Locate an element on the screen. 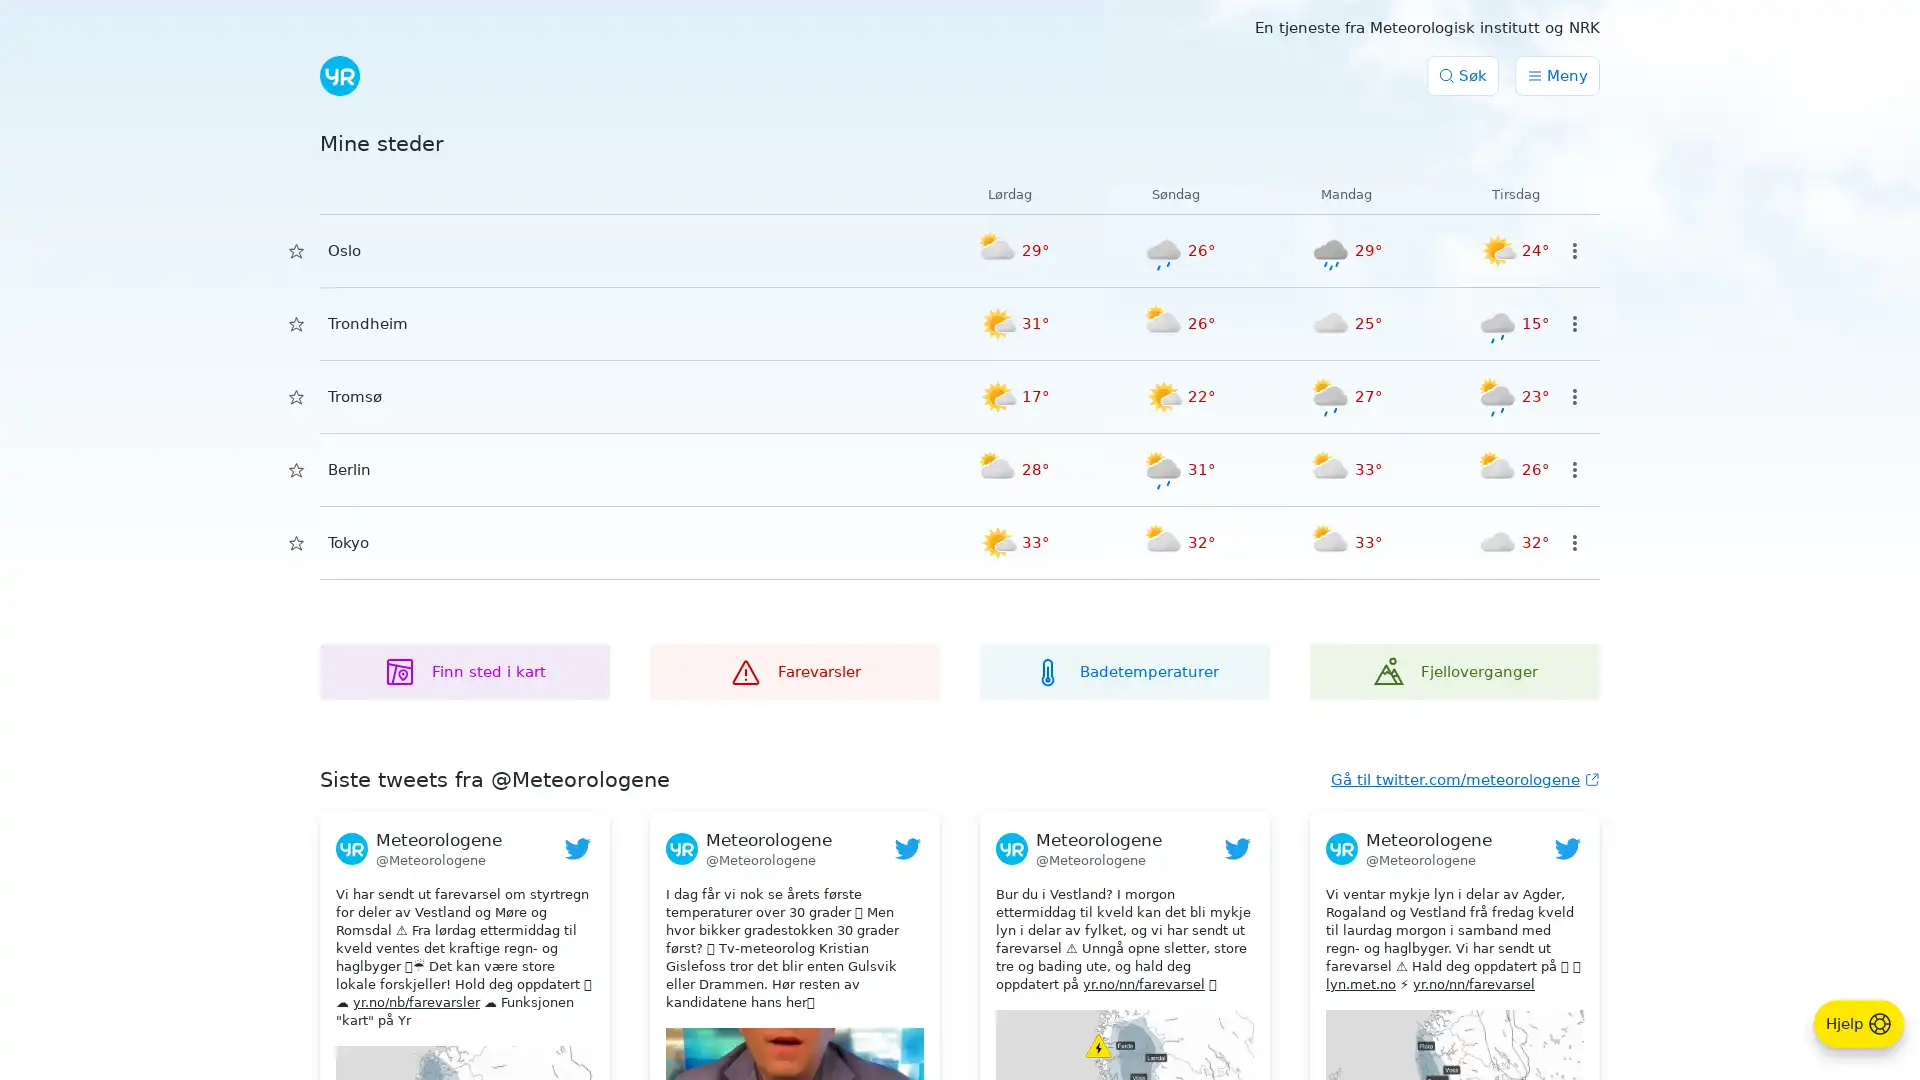 This screenshot has width=1920, height=1080. Lagre i Mine steder is located at coordinates (295, 397).